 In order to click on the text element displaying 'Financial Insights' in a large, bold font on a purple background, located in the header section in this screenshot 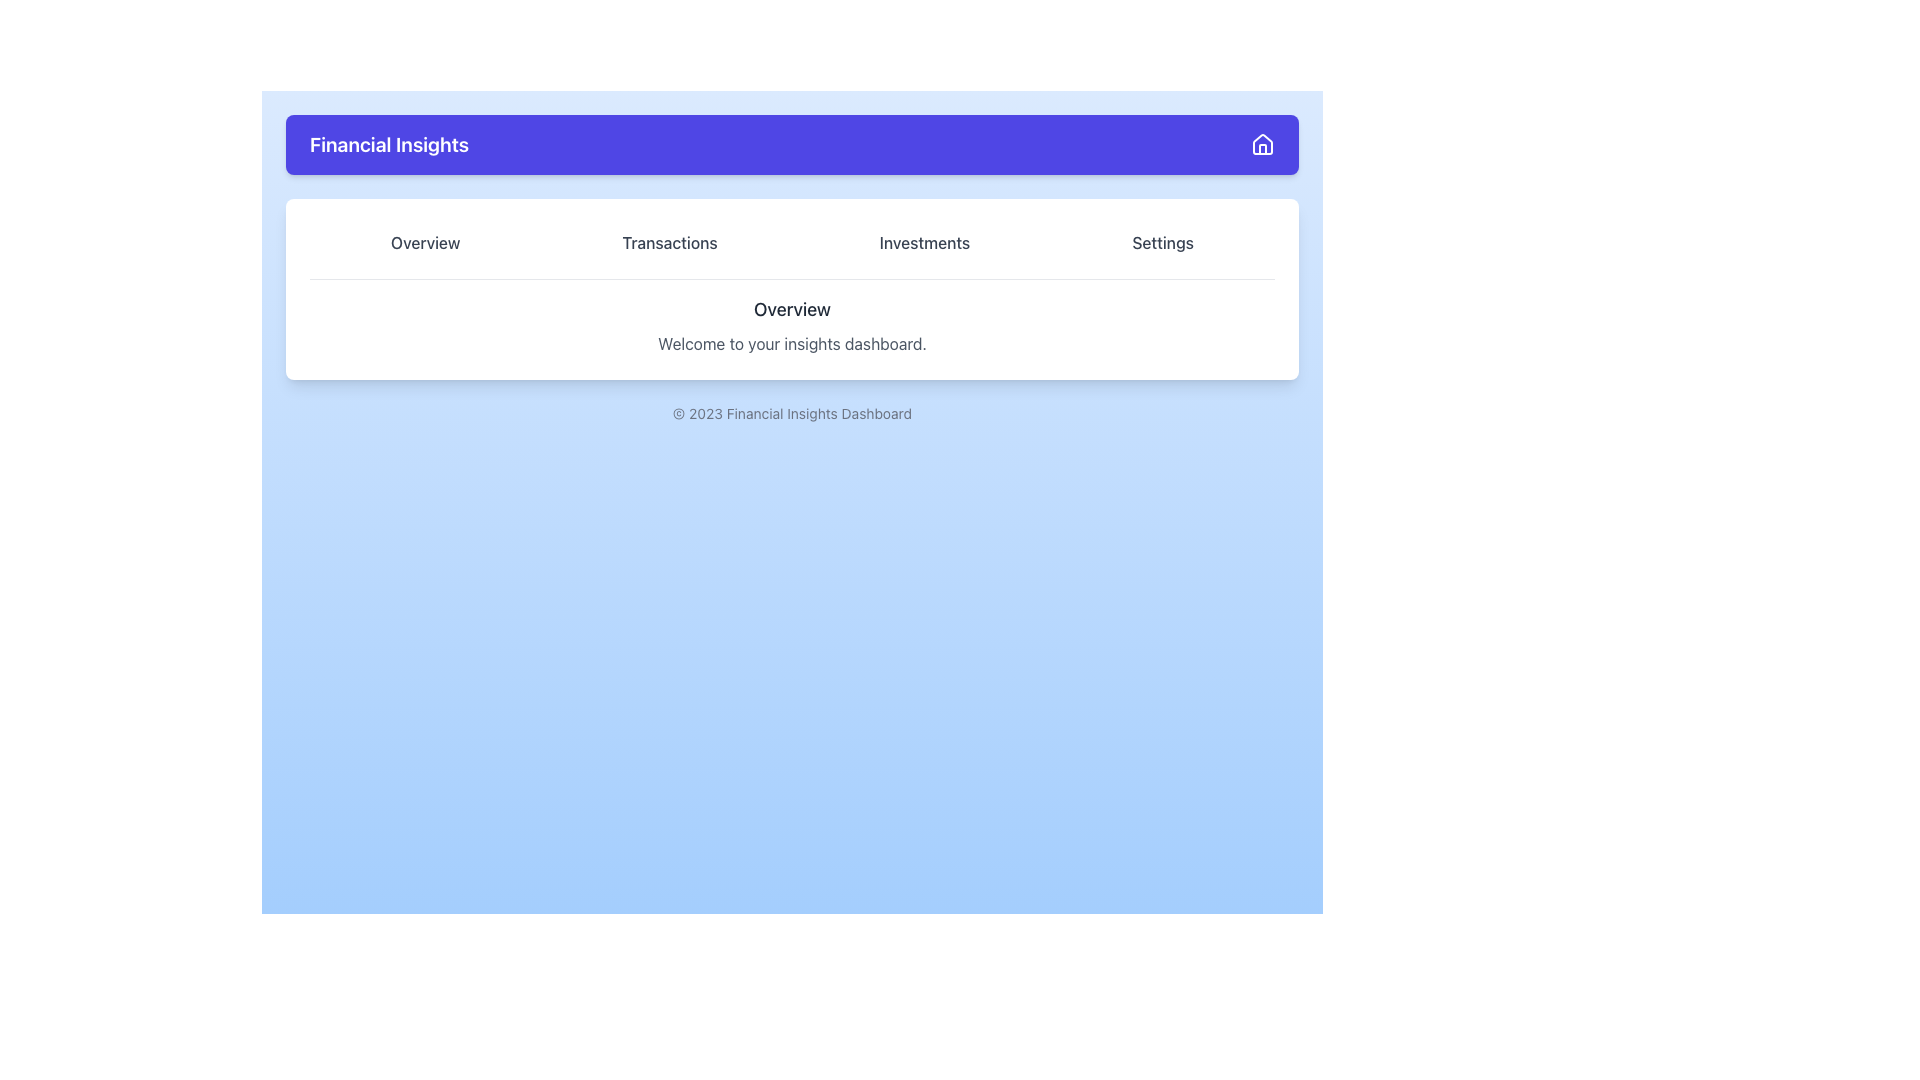, I will do `click(389, 144)`.